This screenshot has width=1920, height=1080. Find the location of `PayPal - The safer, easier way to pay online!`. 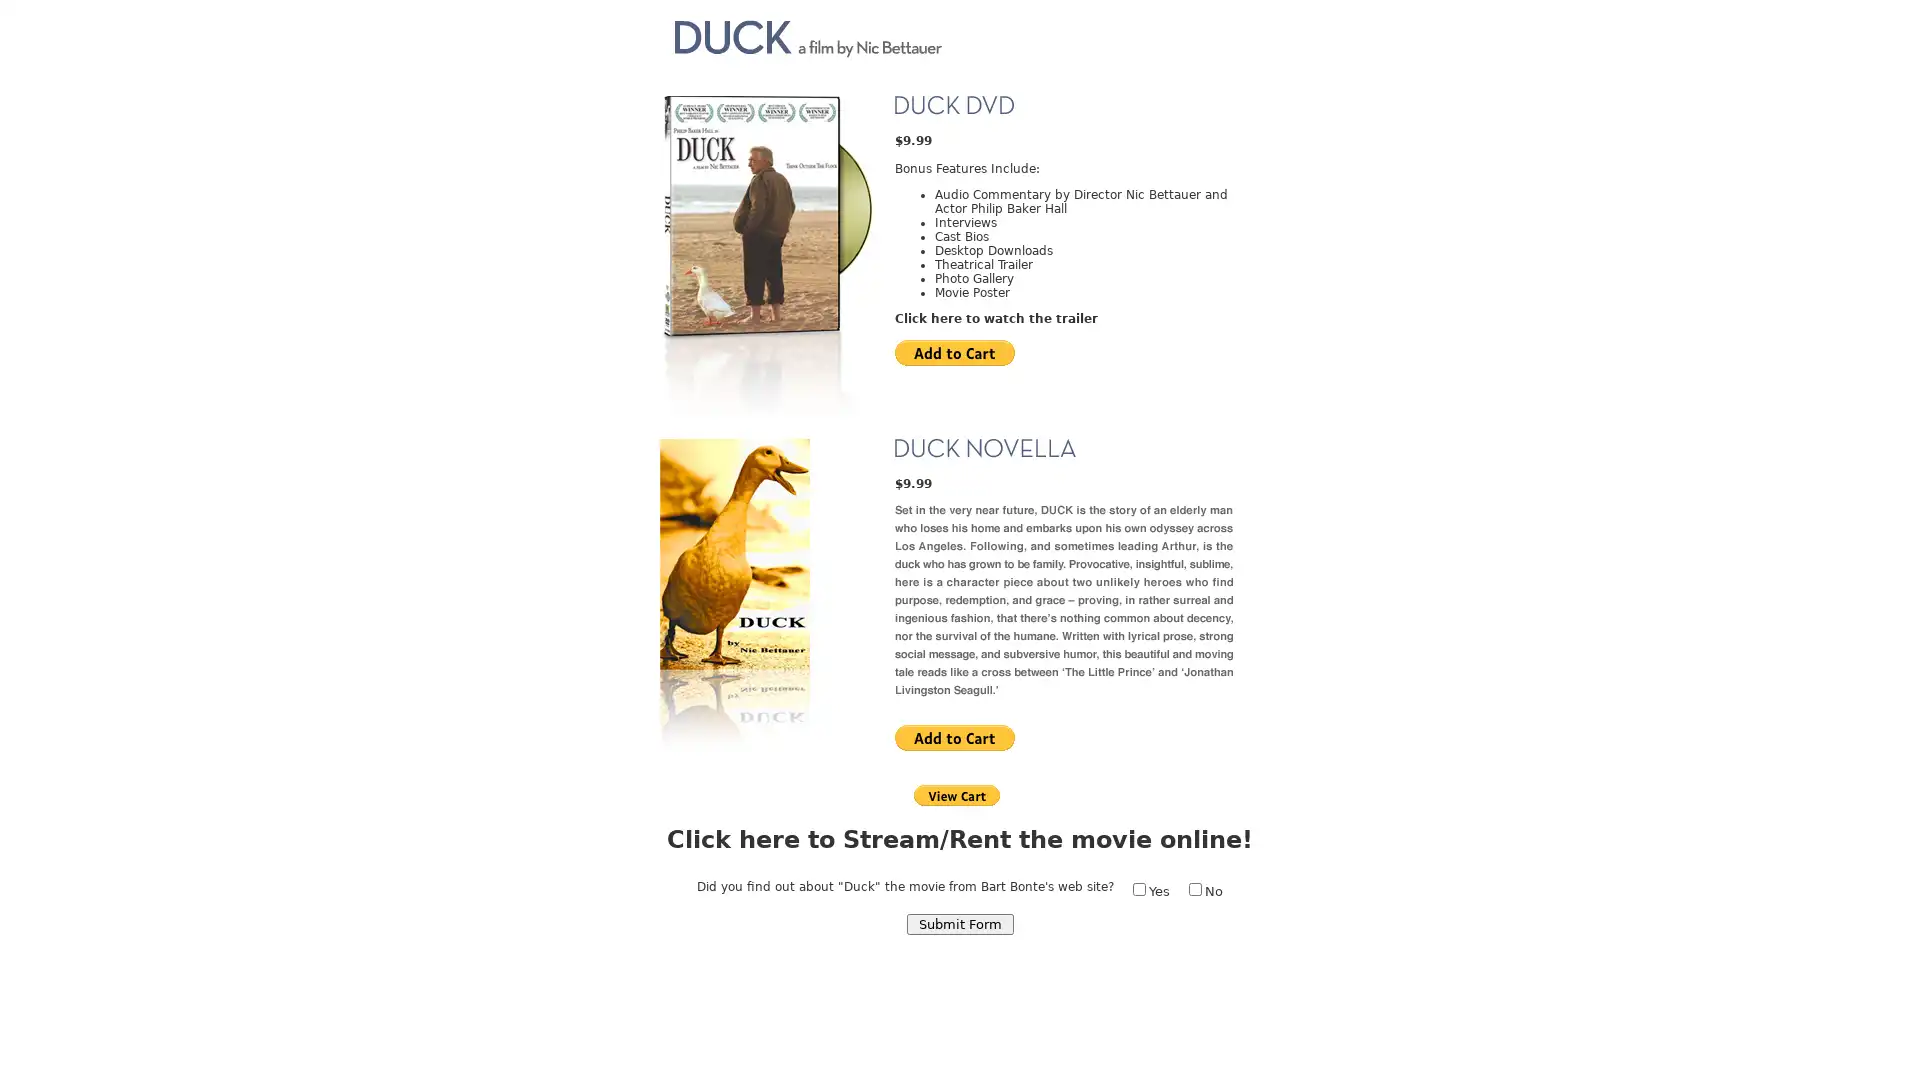

PayPal - The safer, easier way to pay online! is located at coordinates (954, 737).